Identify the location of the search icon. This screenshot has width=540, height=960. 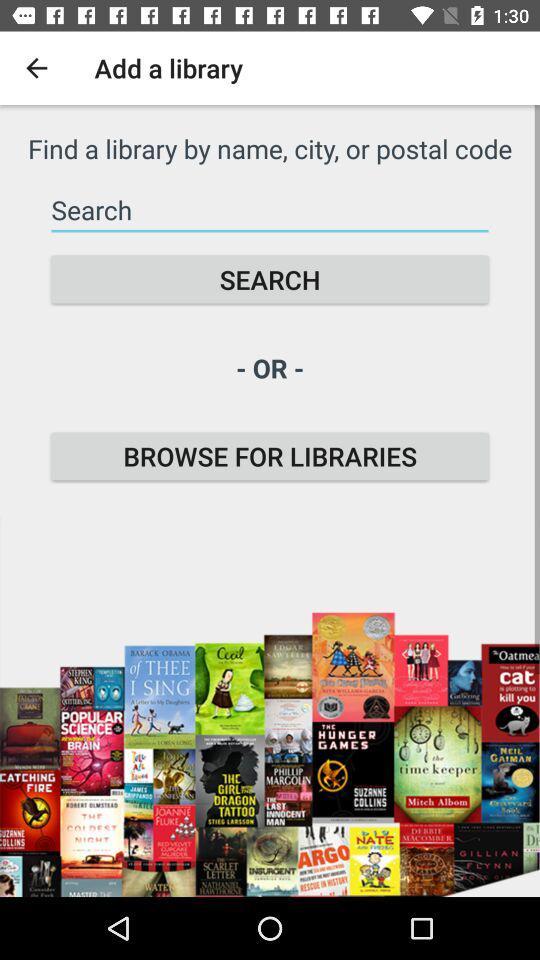
(270, 278).